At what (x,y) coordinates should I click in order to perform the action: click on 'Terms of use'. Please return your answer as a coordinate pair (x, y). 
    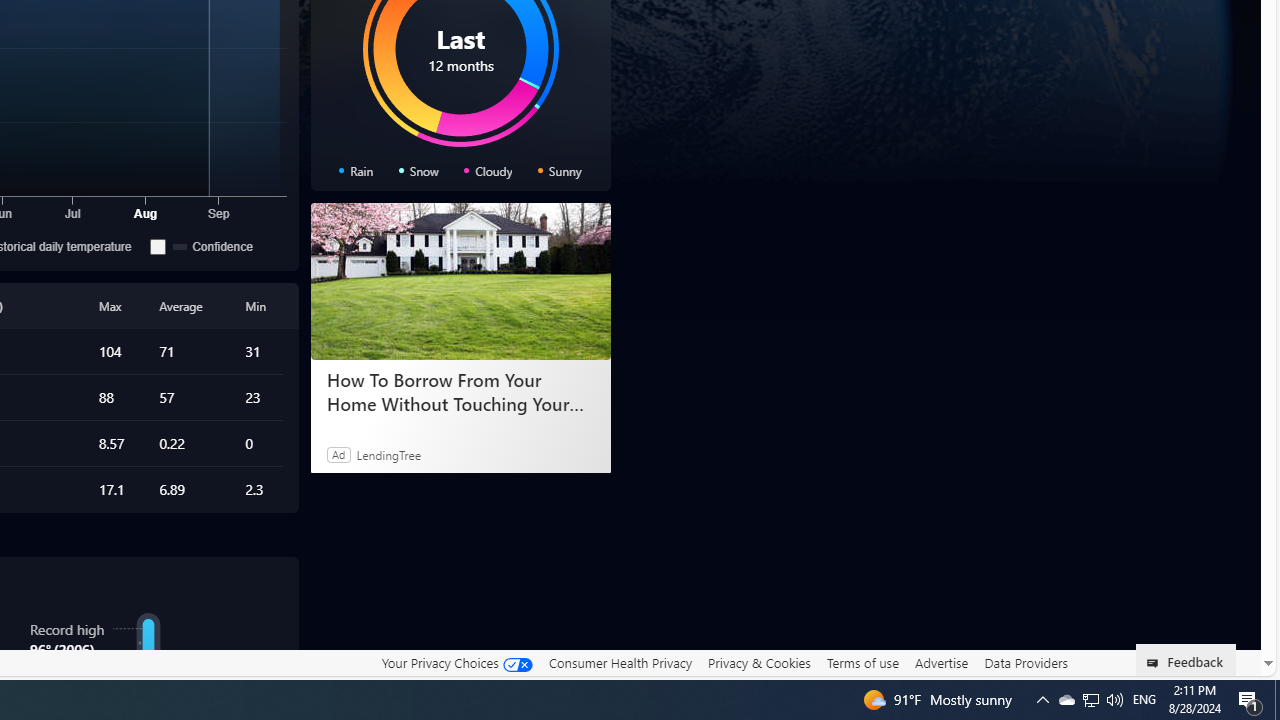
    Looking at the image, I should click on (862, 662).